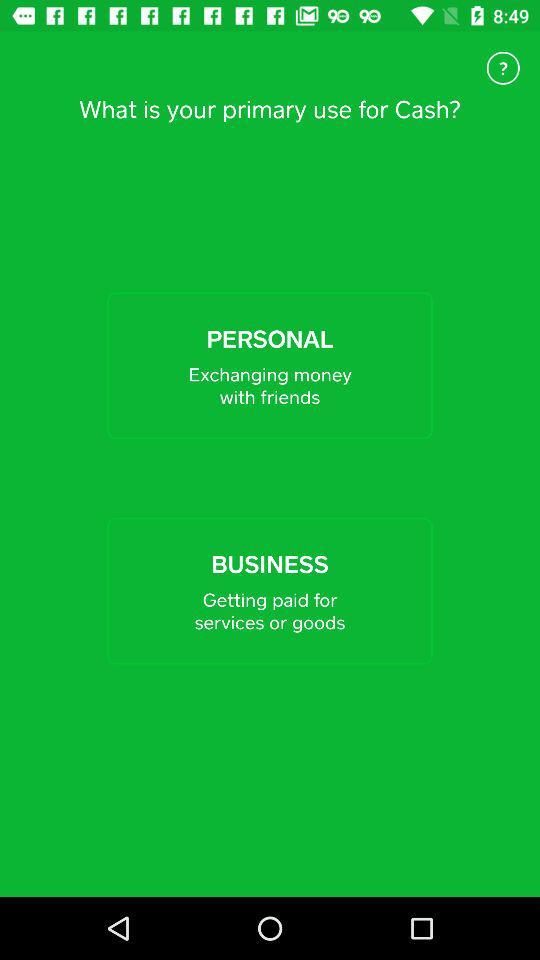  I want to click on the help icon, so click(502, 68).